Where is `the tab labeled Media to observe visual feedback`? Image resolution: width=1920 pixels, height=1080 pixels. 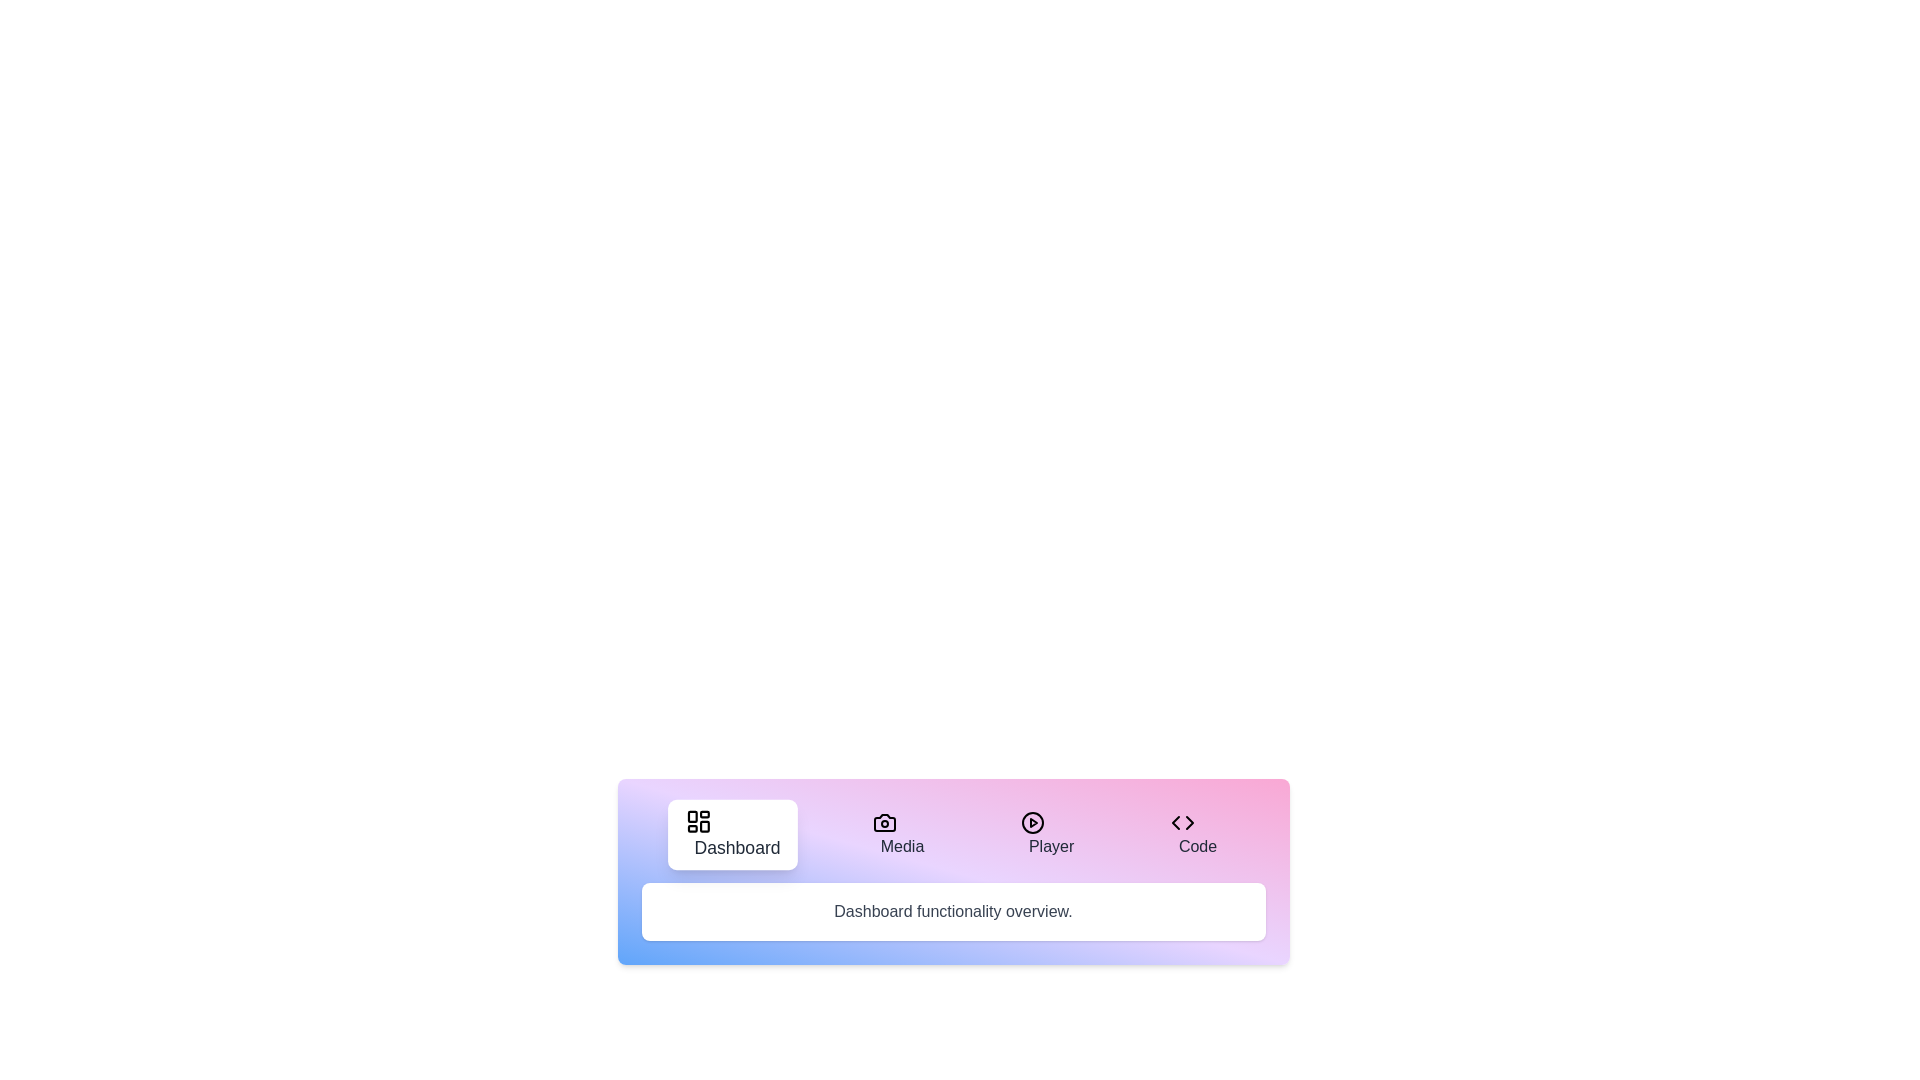
the tab labeled Media to observe visual feedback is located at coordinates (897, 834).